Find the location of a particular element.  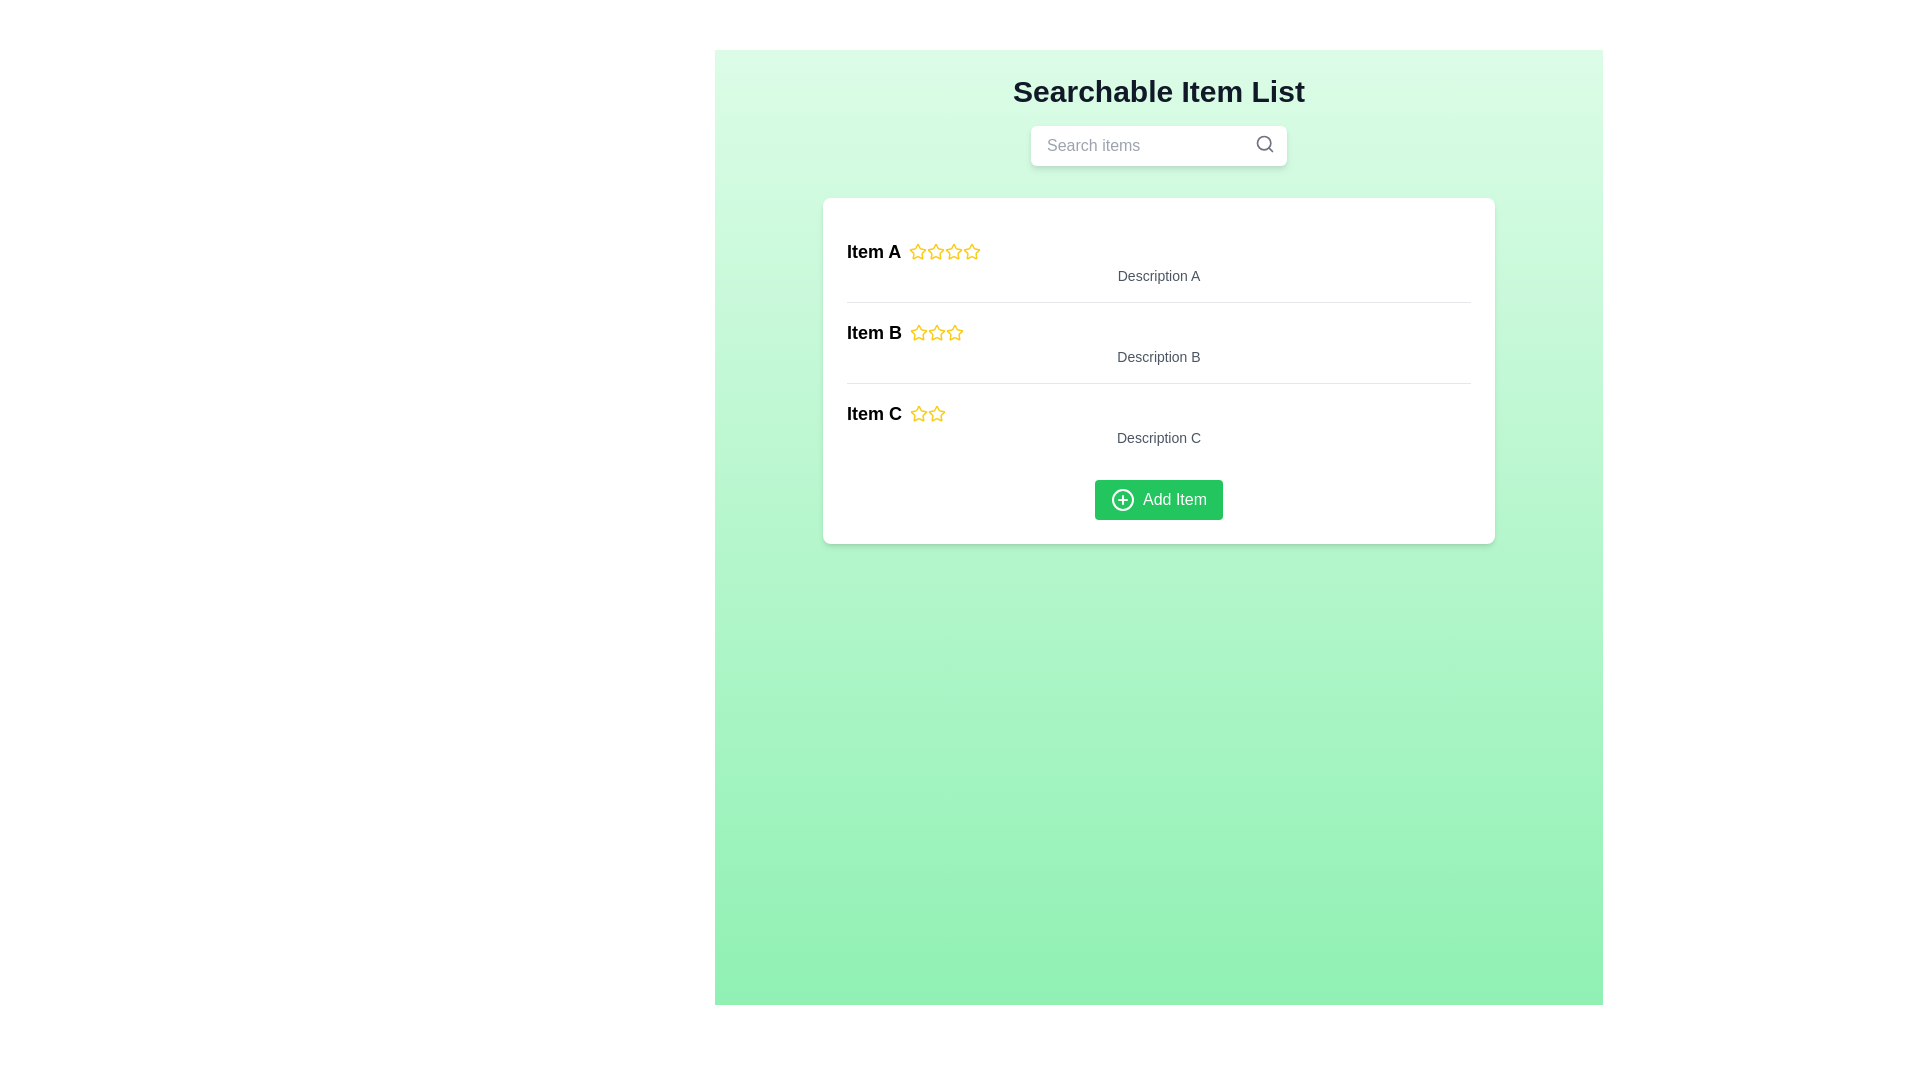

the second star icon in the rating section of 'Item B' is located at coordinates (935, 331).